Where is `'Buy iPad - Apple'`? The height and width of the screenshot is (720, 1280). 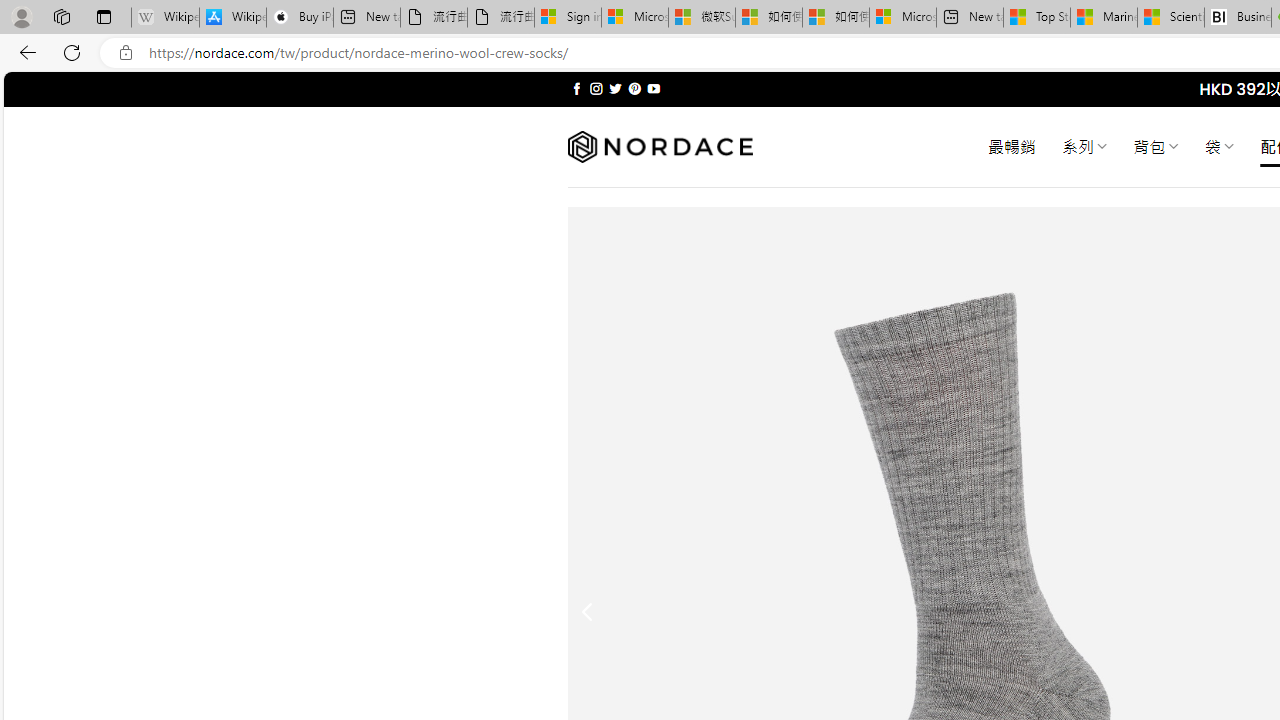 'Buy iPad - Apple' is located at coordinates (299, 17).